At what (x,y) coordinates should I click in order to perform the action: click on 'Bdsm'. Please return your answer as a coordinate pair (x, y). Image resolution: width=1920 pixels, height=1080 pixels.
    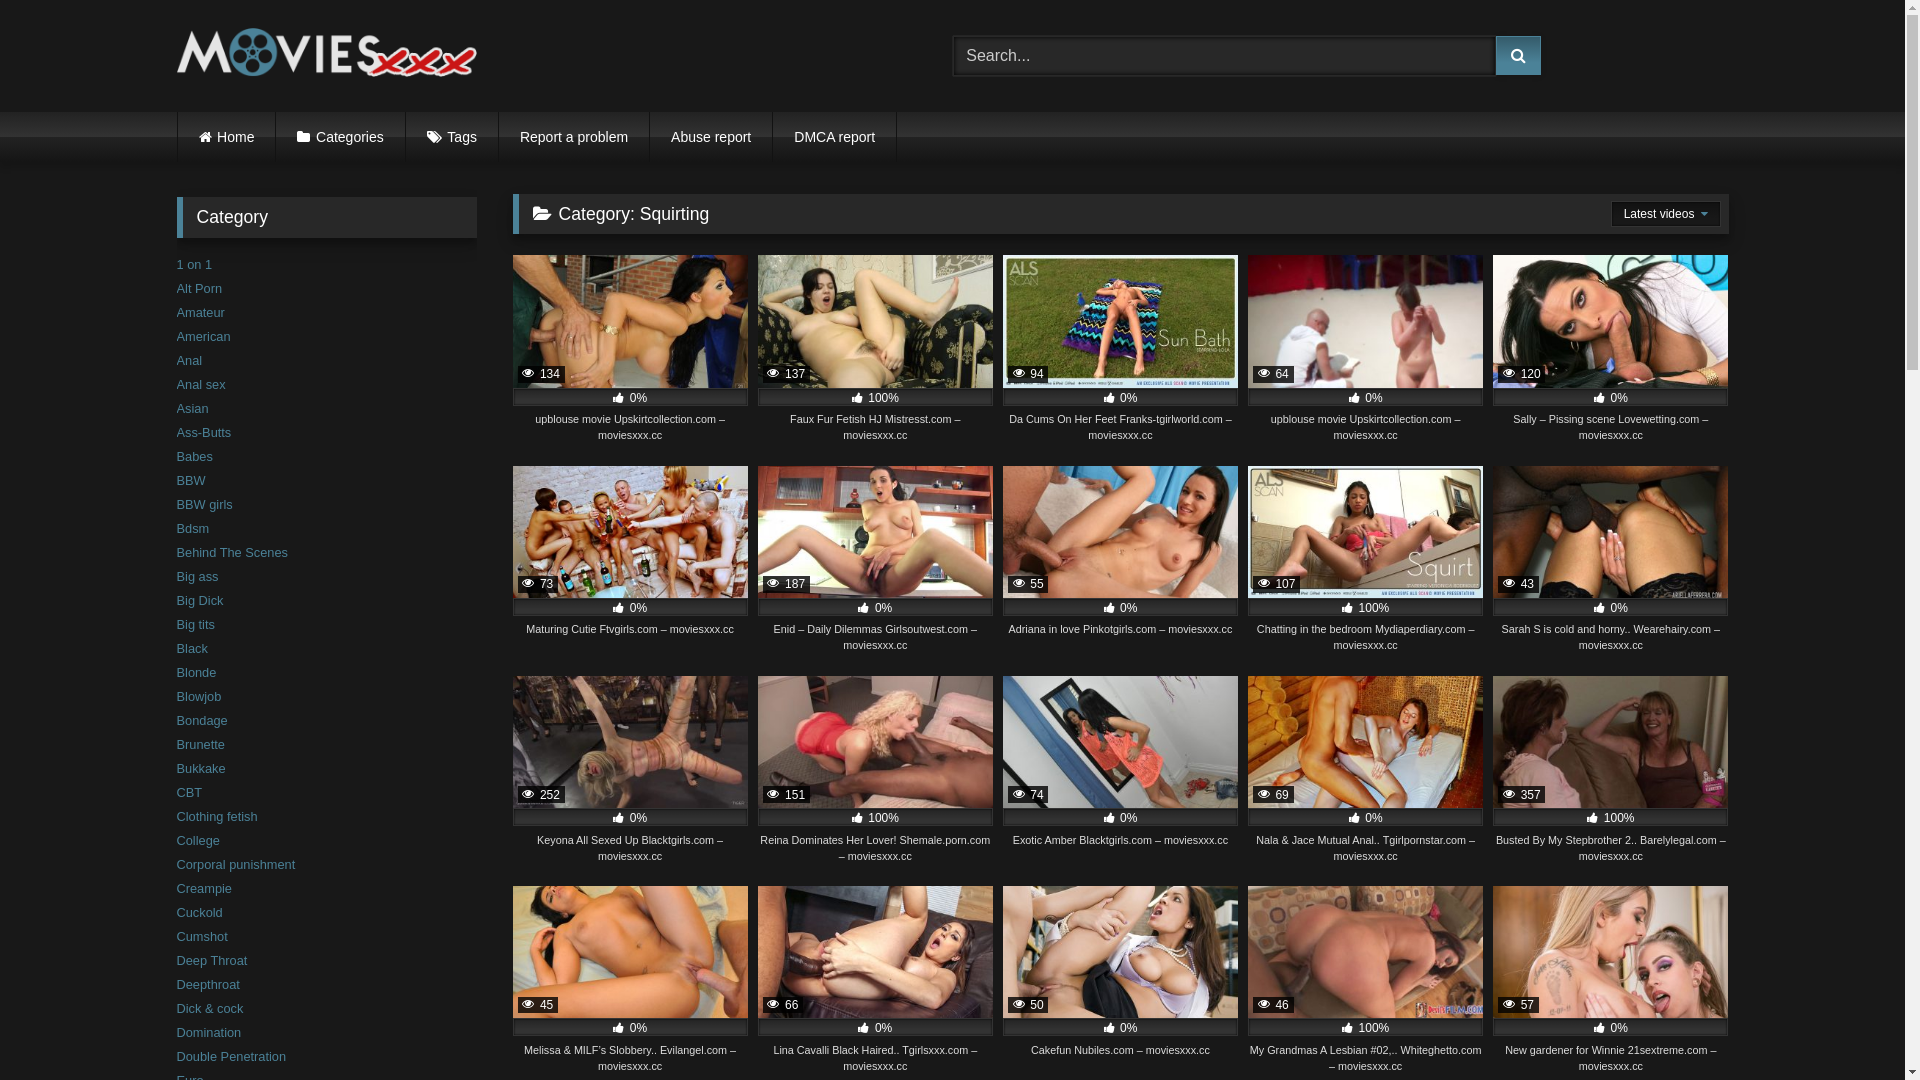
    Looking at the image, I should click on (192, 527).